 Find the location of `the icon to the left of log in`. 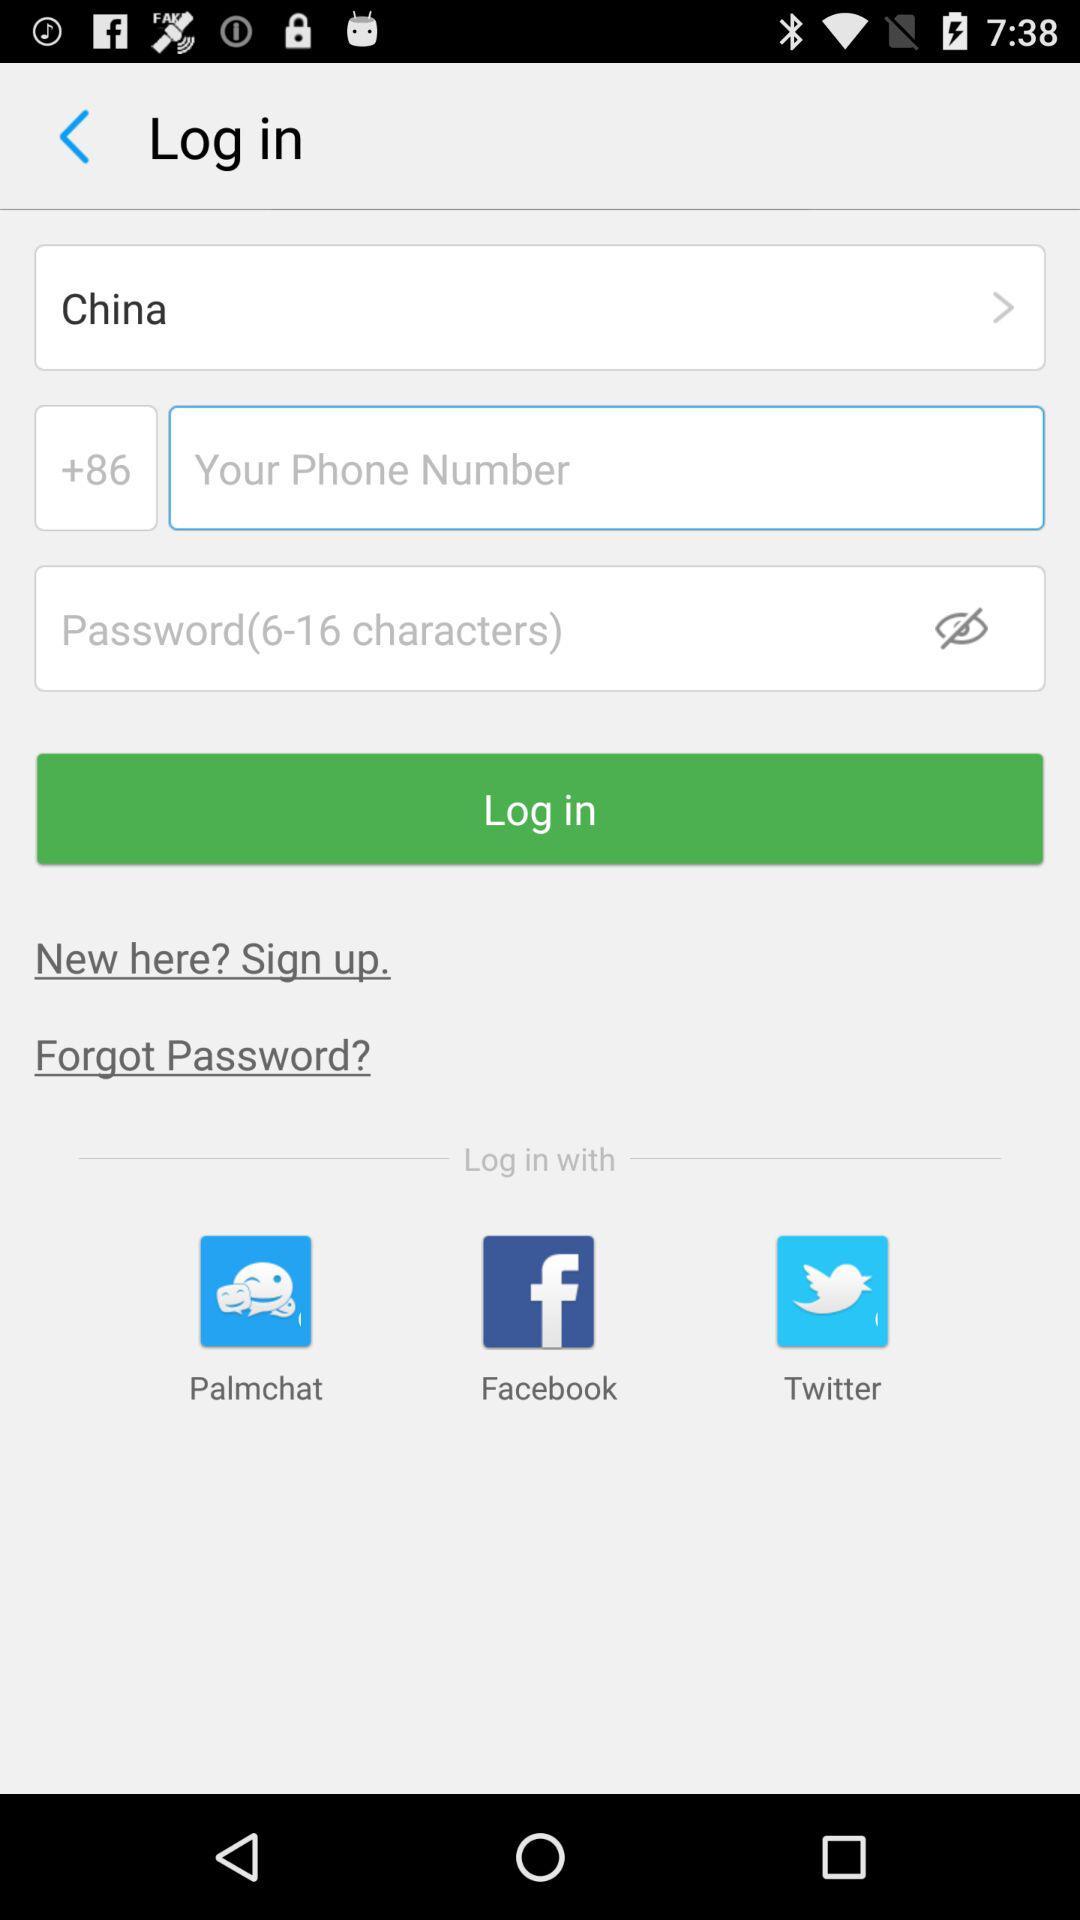

the icon to the left of log in is located at coordinates (73, 135).